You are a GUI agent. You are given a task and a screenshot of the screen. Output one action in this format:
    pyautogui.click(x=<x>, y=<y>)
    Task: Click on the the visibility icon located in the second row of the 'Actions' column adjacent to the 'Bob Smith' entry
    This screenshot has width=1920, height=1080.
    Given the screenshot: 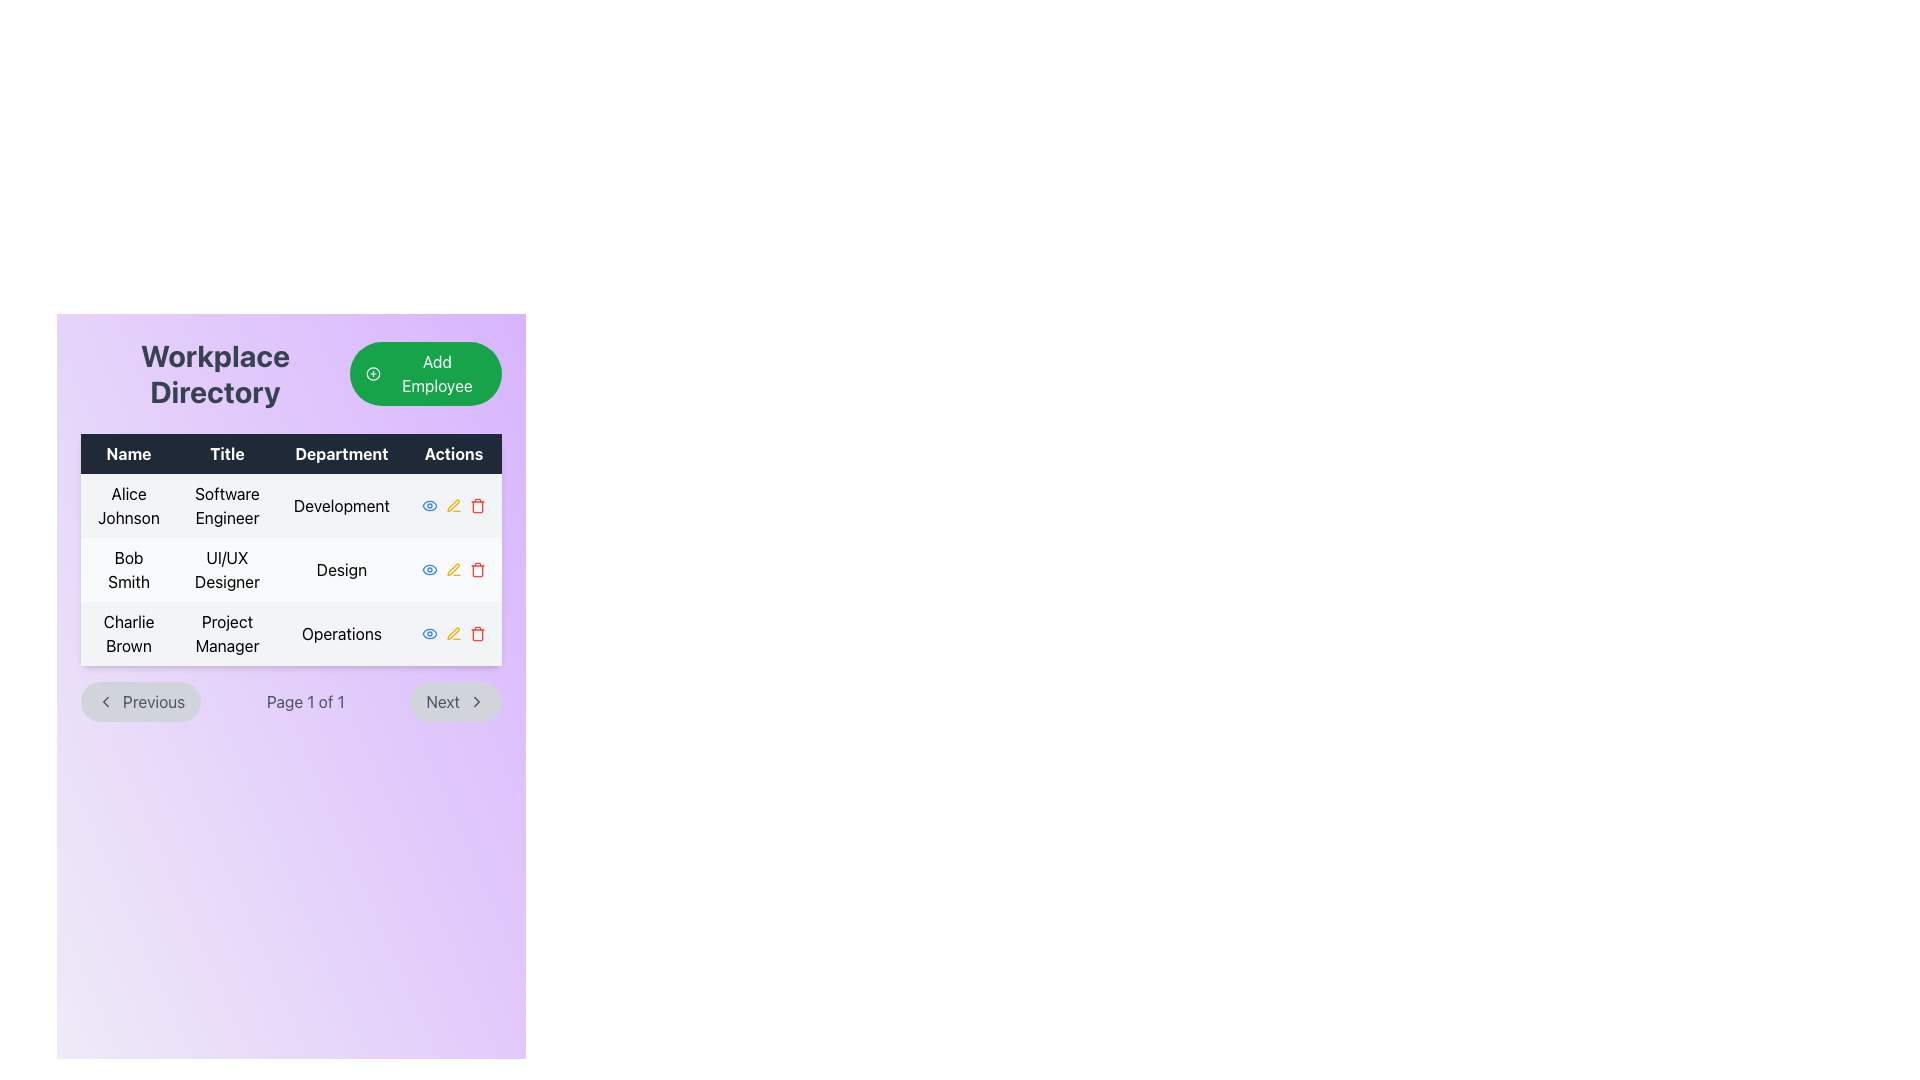 What is the action you would take?
    pyautogui.click(x=428, y=504)
    